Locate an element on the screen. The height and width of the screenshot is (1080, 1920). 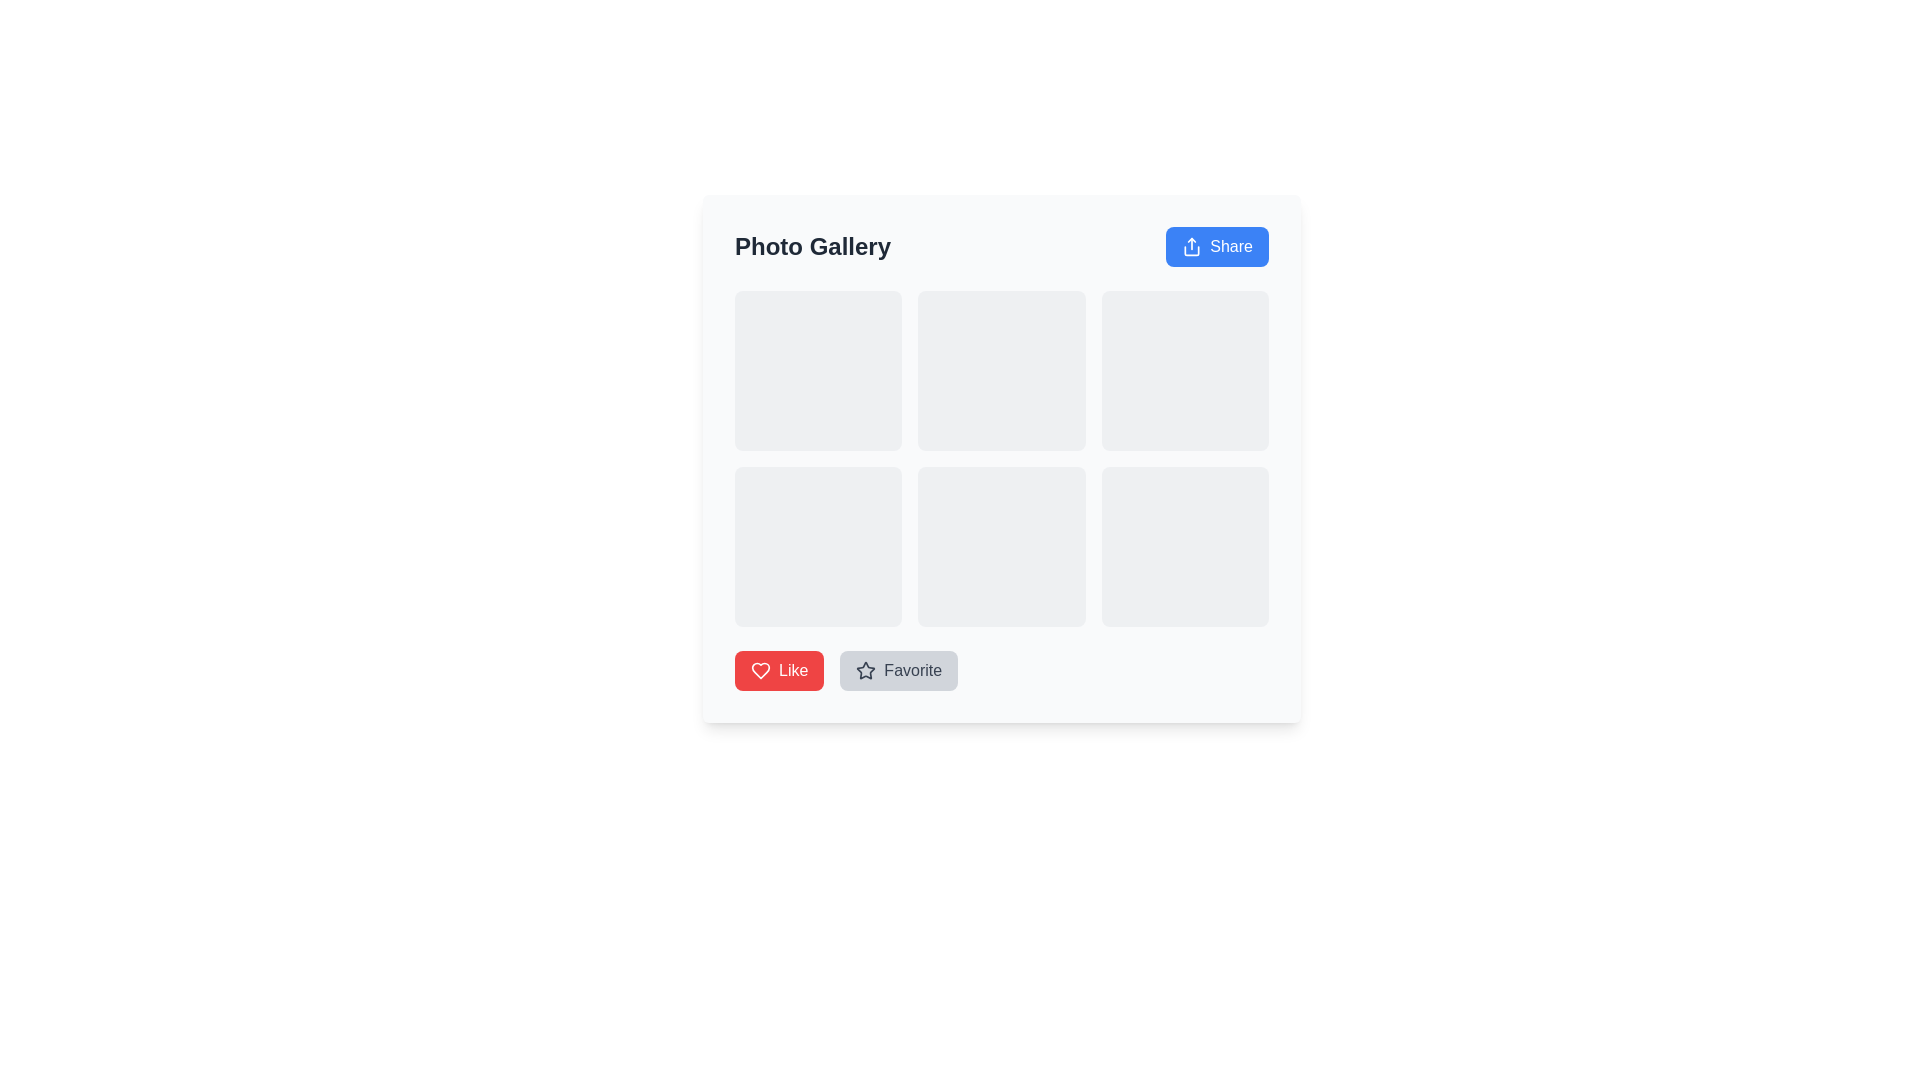
the 'Favorite' button, which has a light gray background, rounded corners, and a dark gray text label with a star icon to the left is located at coordinates (898, 671).